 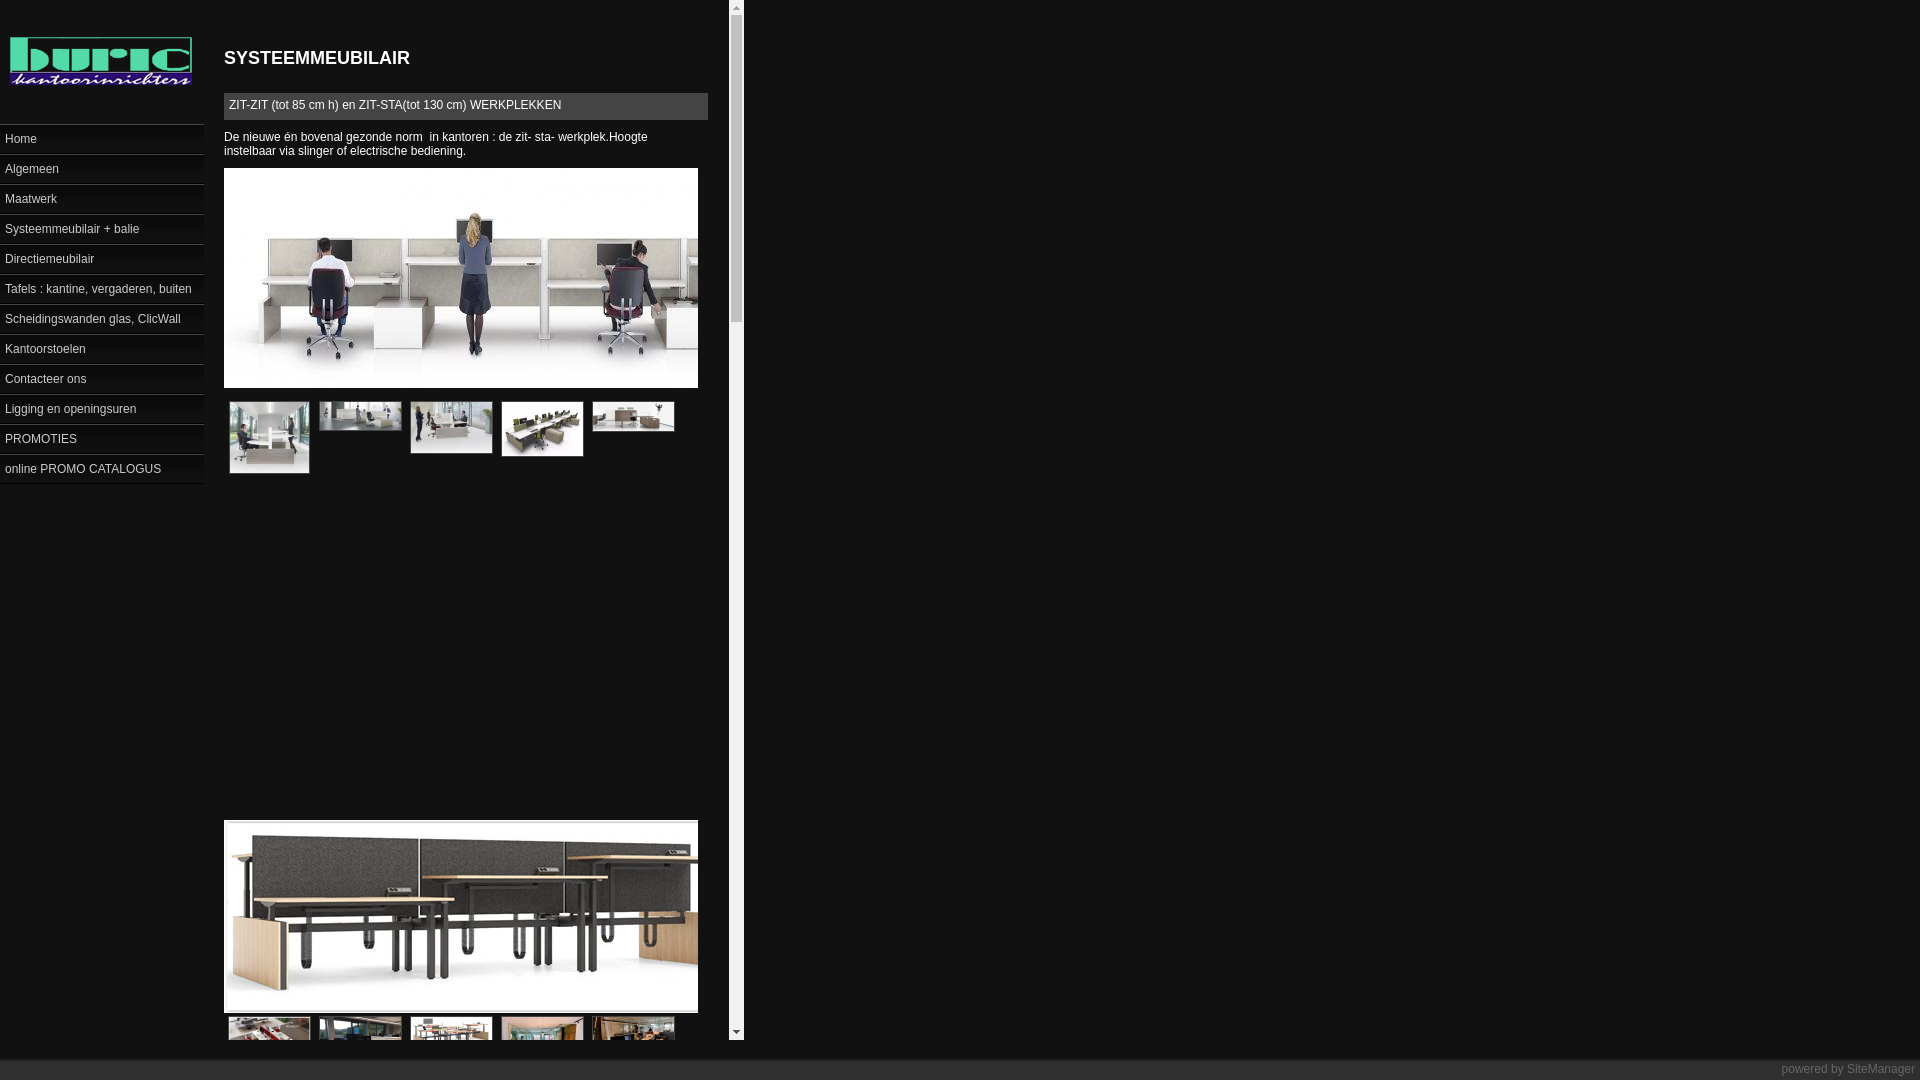 What do you see at coordinates (100, 316) in the screenshot?
I see `'Scheidingswanden glas, ClicWall'` at bounding box center [100, 316].